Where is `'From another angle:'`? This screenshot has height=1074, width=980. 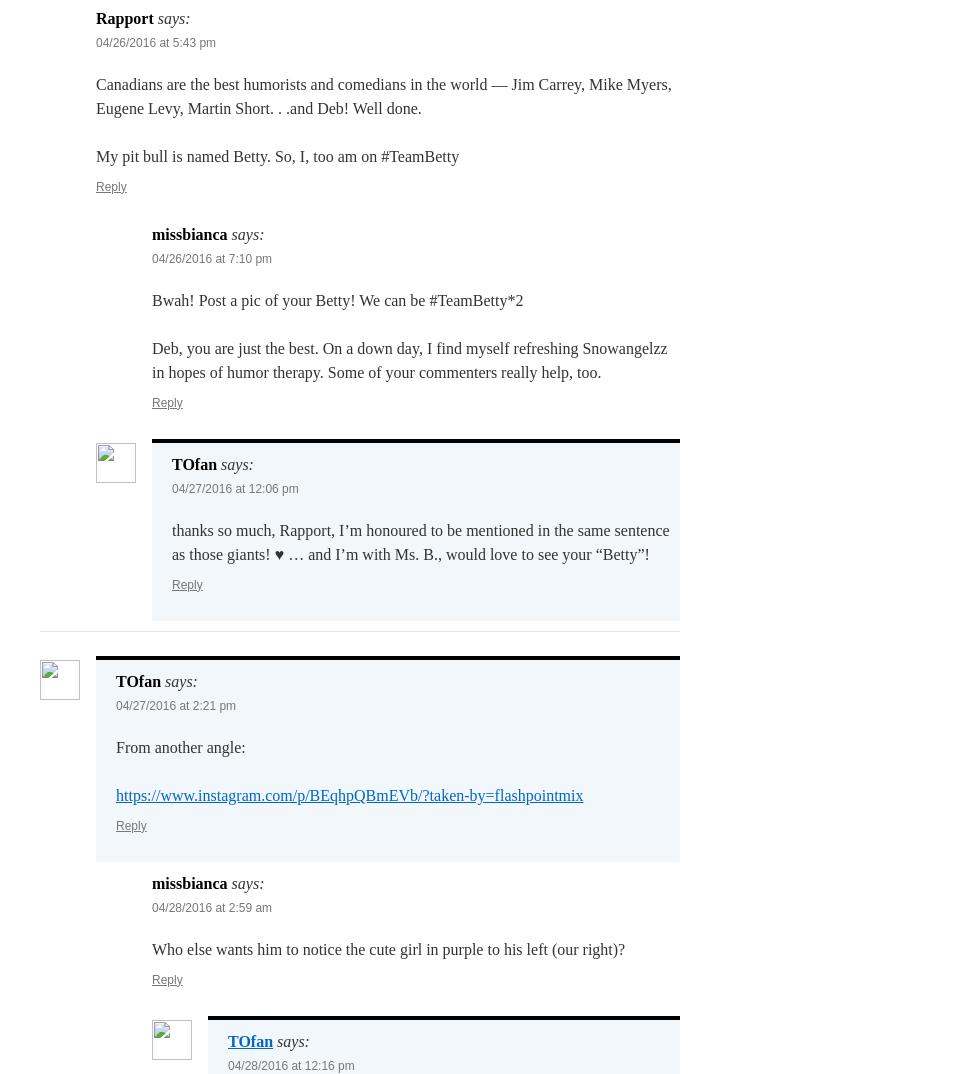
'From another angle:' is located at coordinates (180, 746).